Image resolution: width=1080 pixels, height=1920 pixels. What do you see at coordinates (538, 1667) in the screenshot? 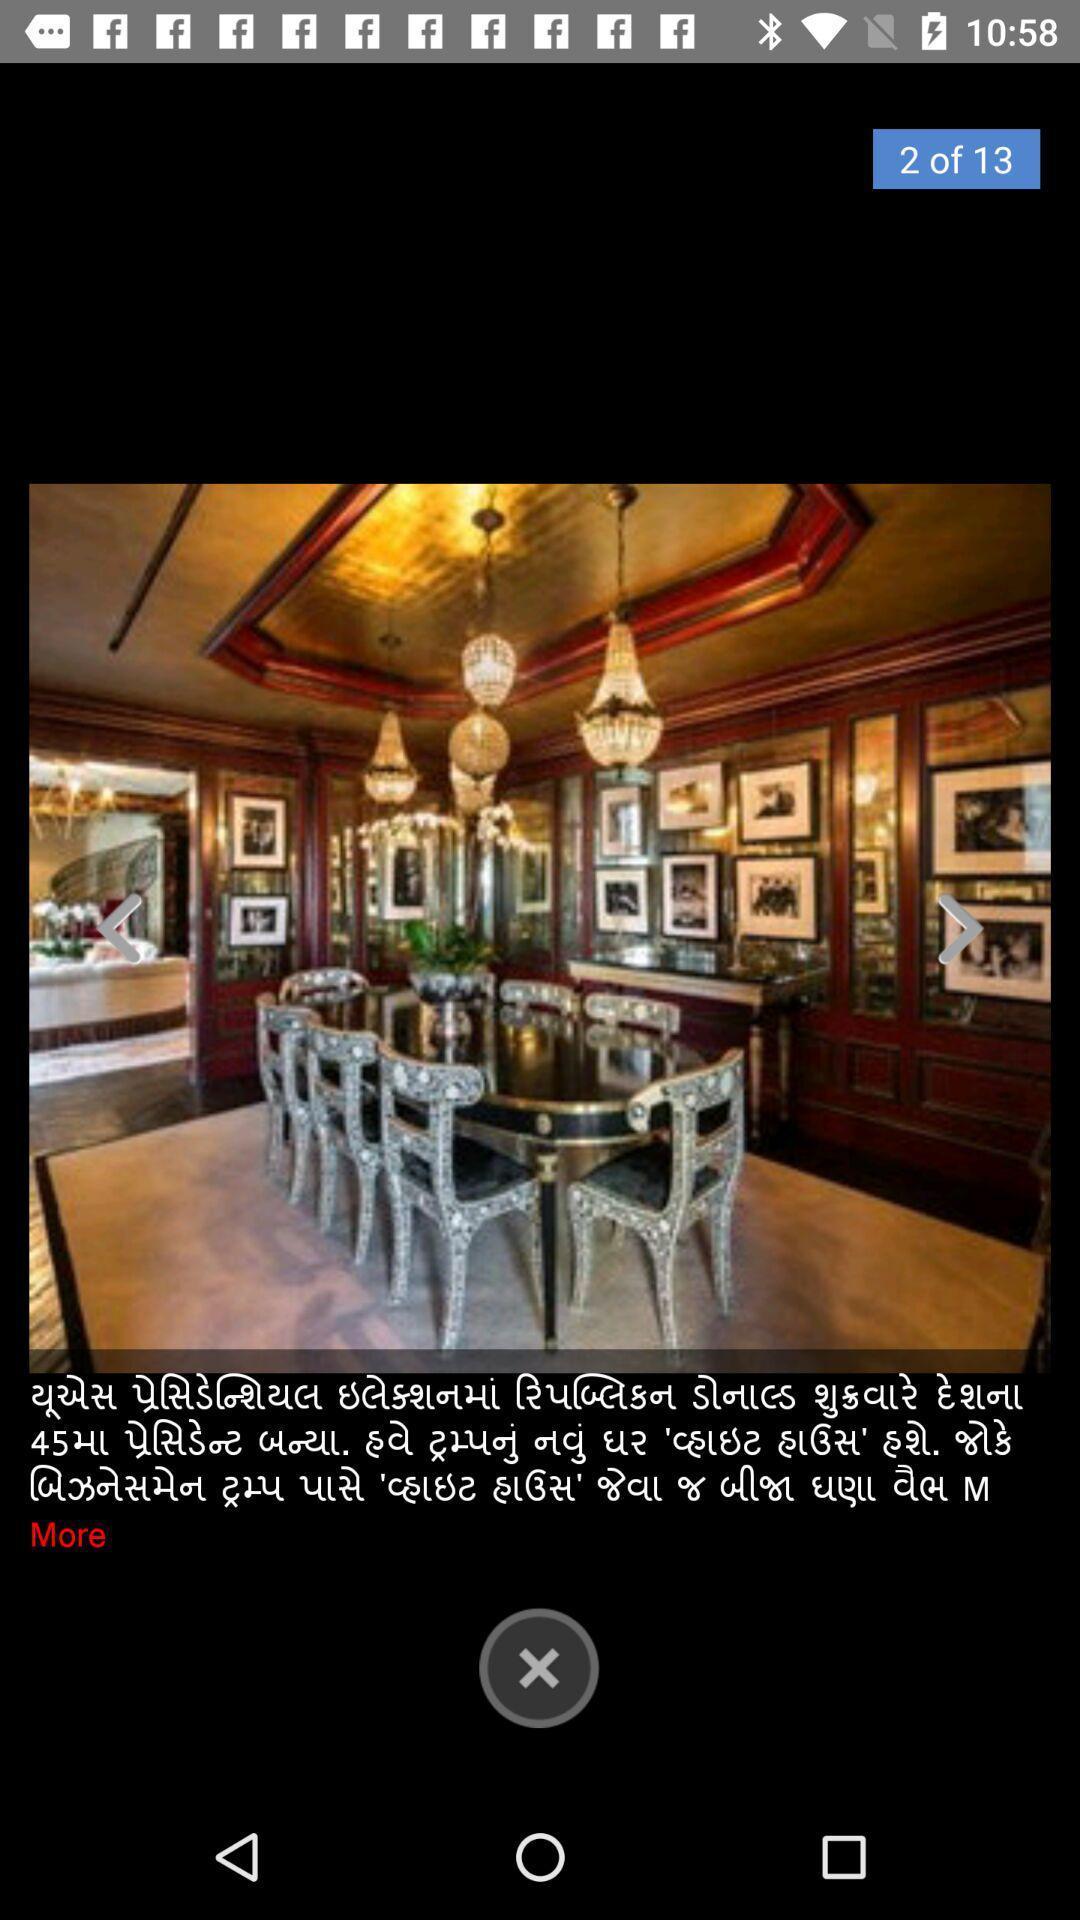
I see `close` at bounding box center [538, 1667].